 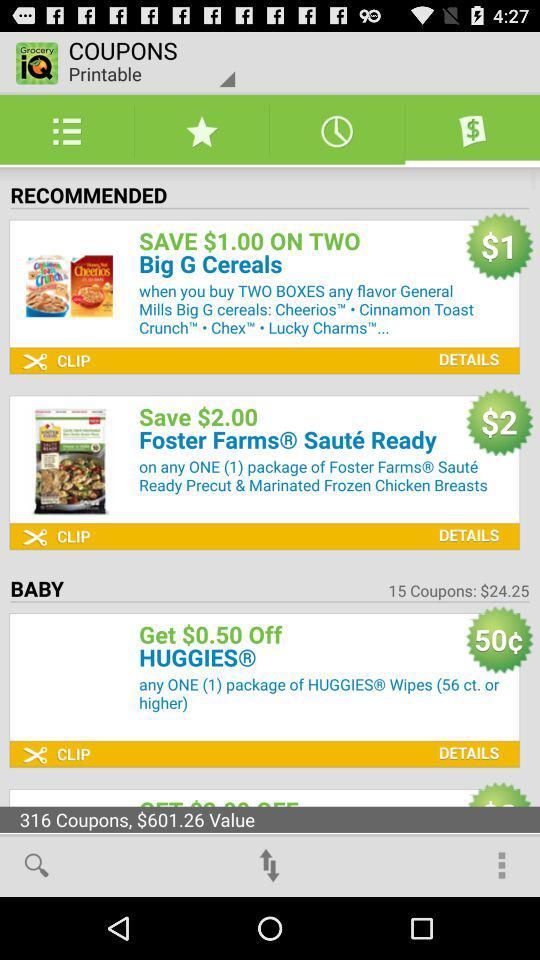 I want to click on see details of coupon, so click(x=464, y=344).